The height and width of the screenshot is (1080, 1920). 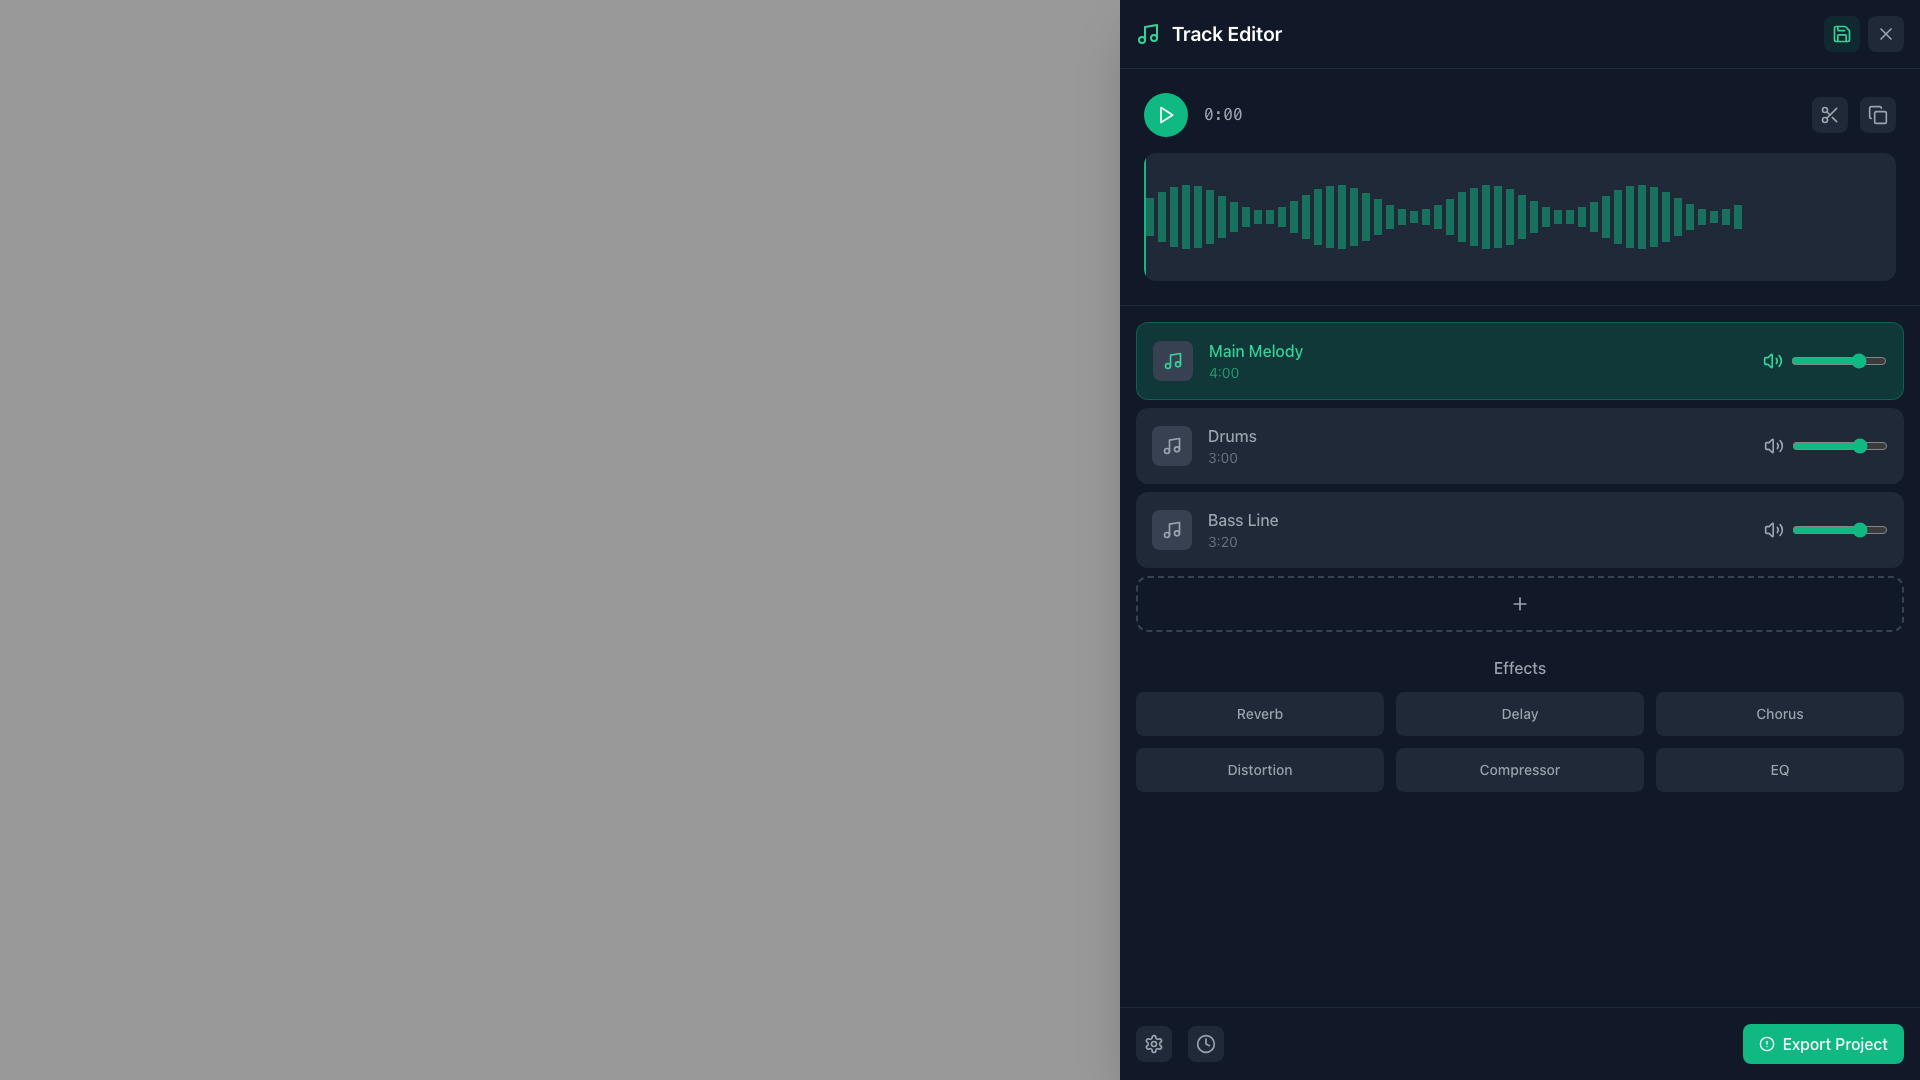 I want to click on the volume slider, so click(x=1851, y=361).